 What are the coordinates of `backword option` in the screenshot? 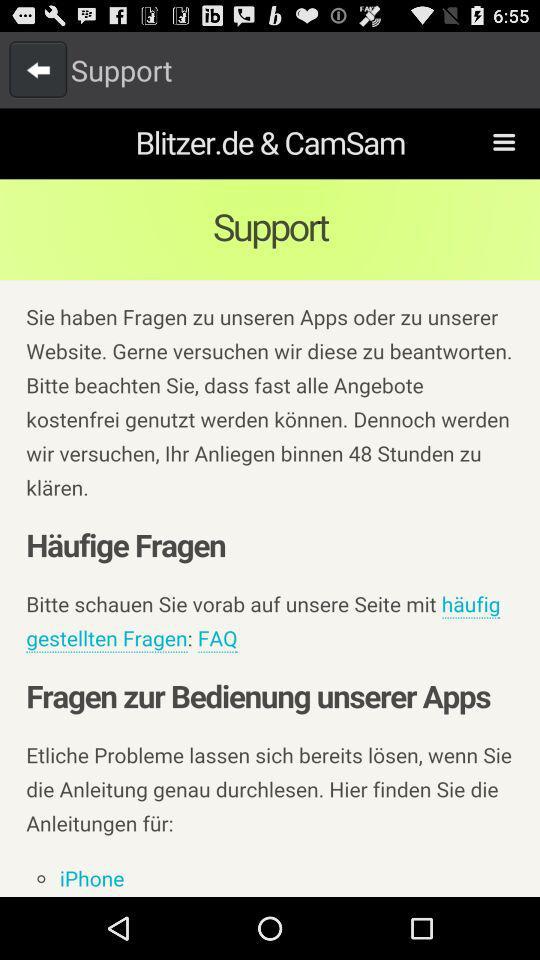 It's located at (38, 69).